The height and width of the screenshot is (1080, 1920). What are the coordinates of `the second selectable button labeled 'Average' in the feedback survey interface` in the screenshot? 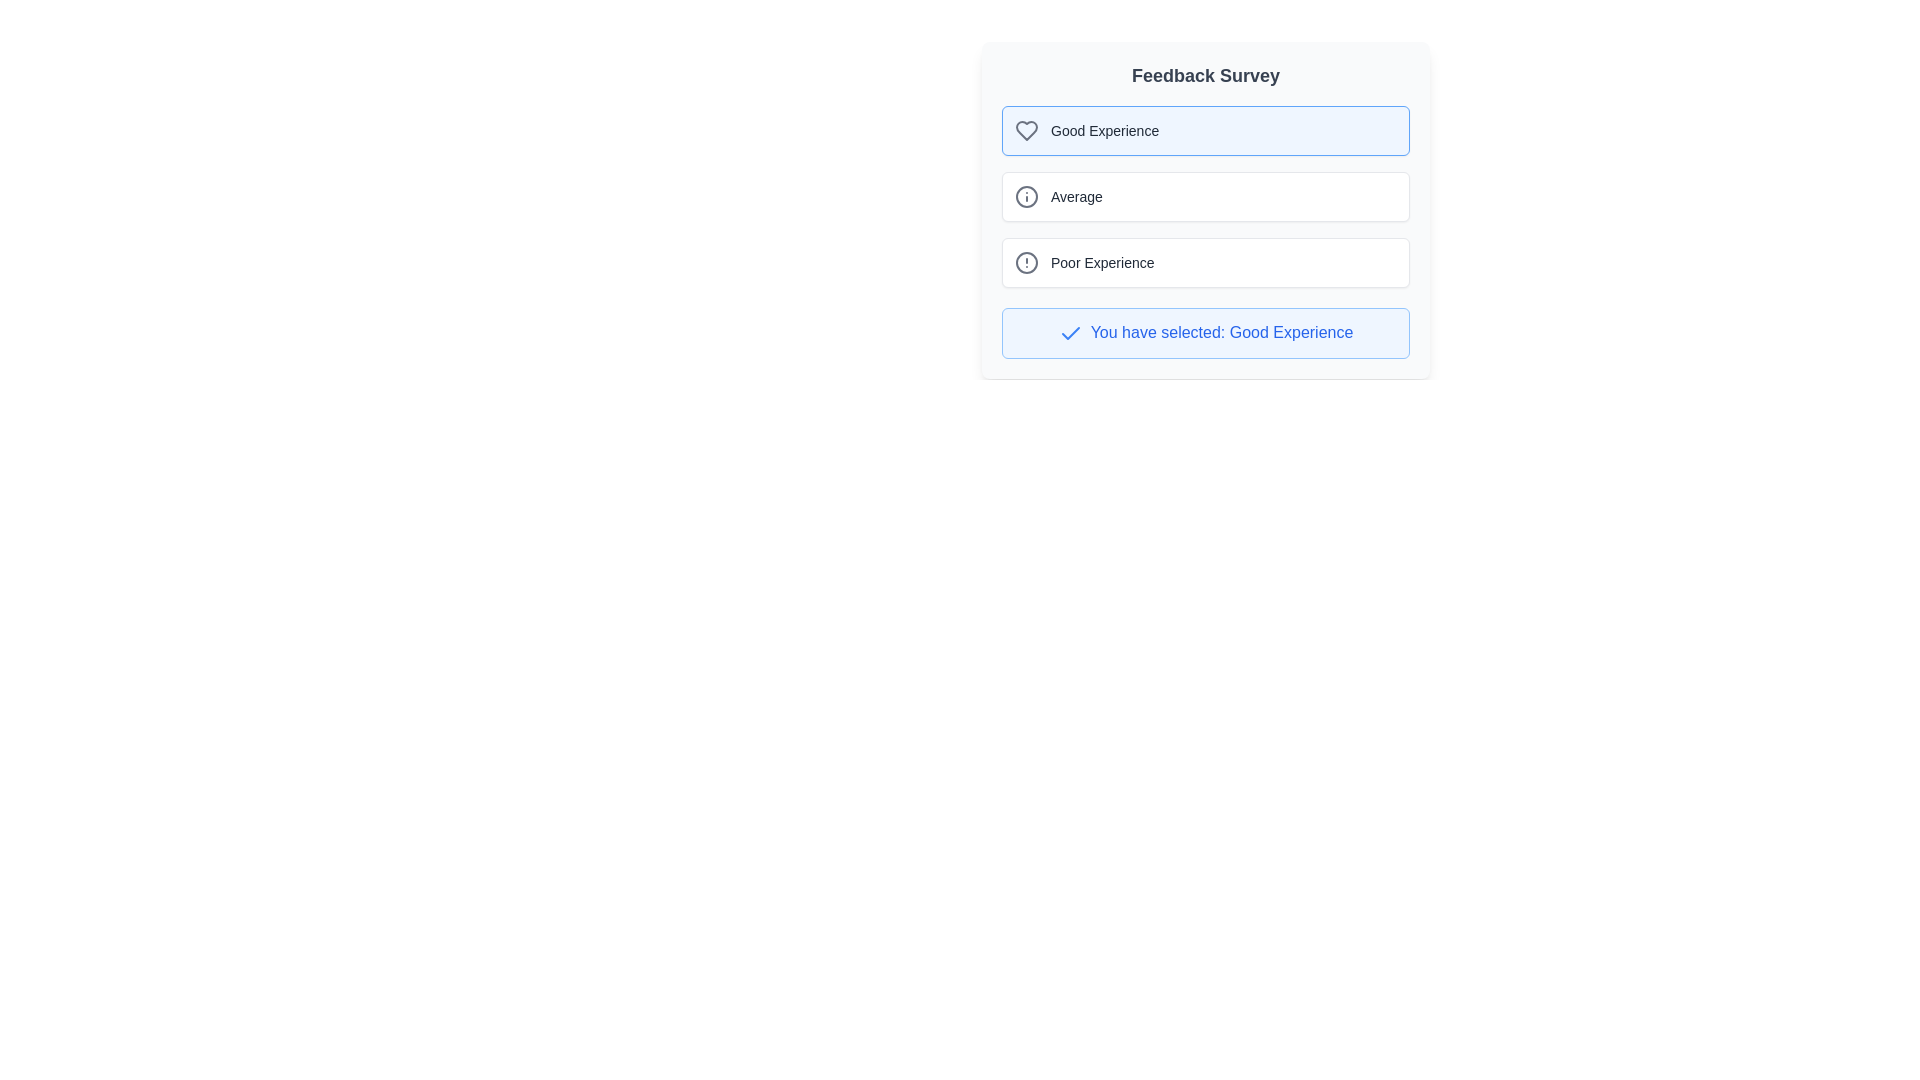 It's located at (1204, 209).